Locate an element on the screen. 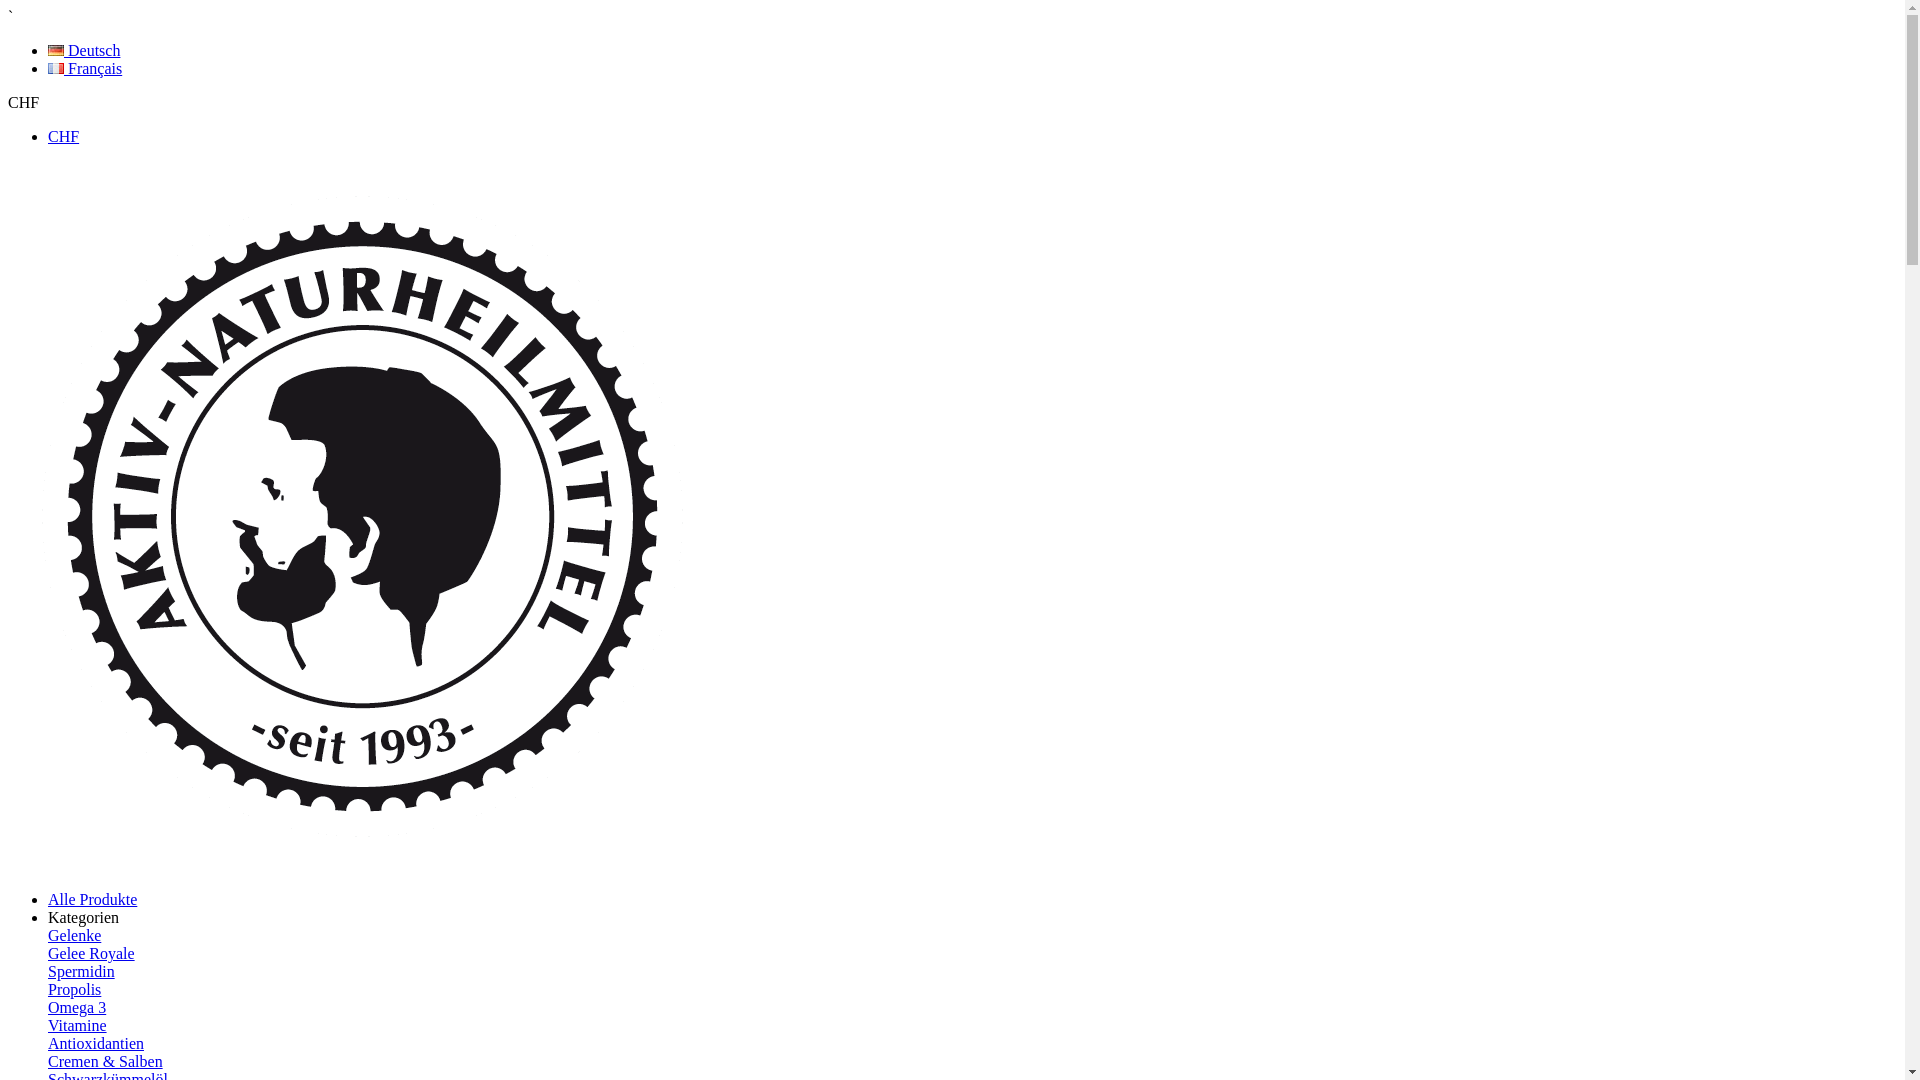 The height and width of the screenshot is (1080, 1920). 'Alle Produkte' is located at coordinates (91, 898).